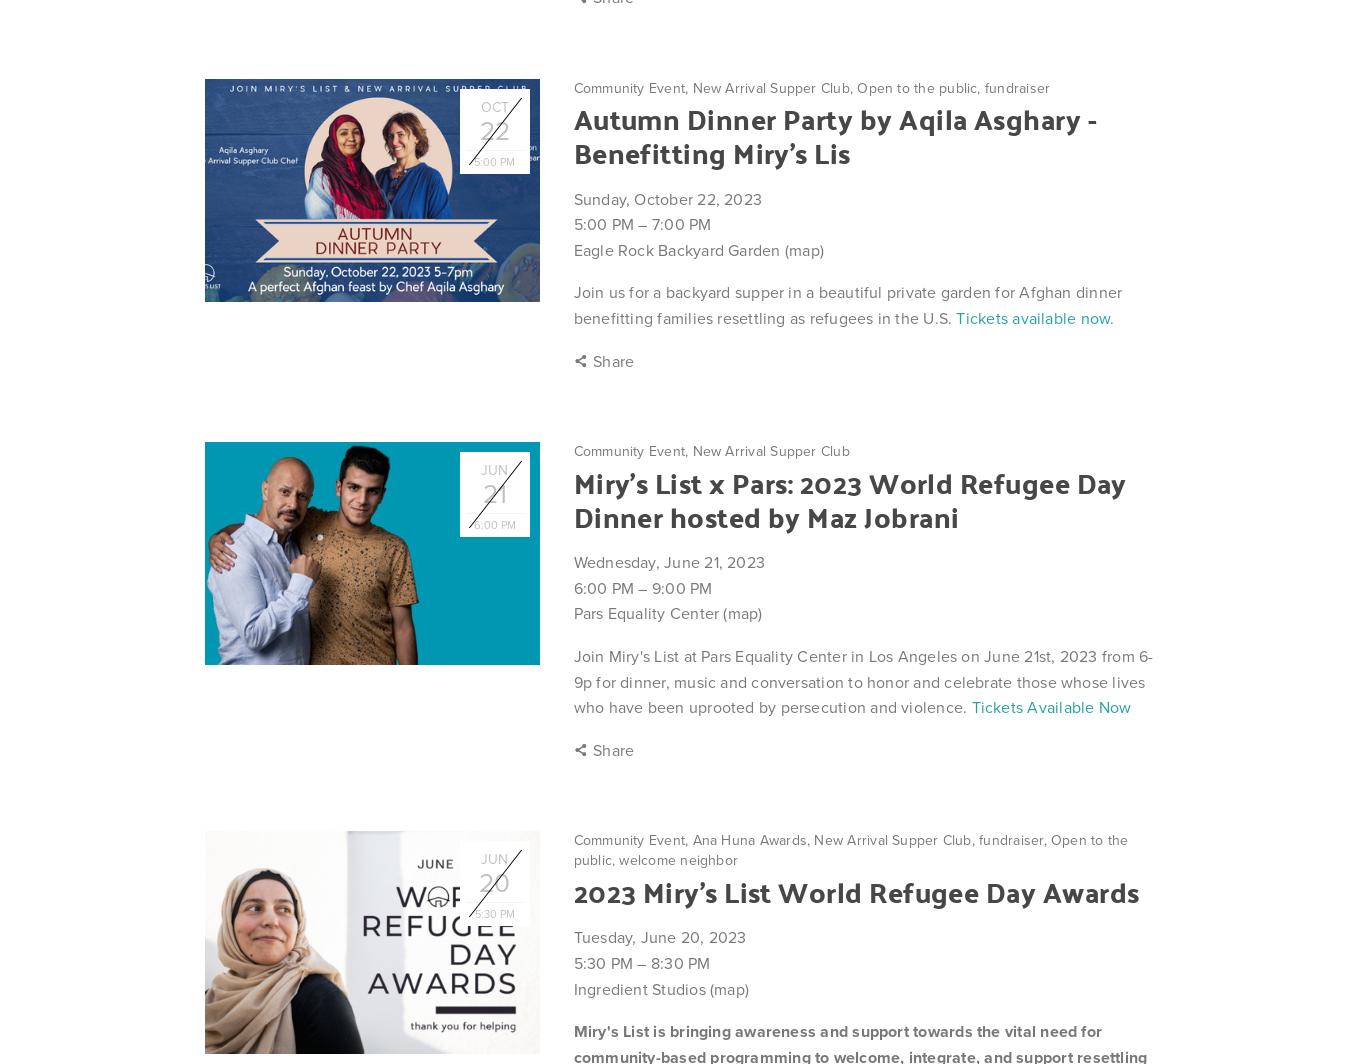  What do you see at coordinates (846, 305) in the screenshot?
I see `'Join us for a backyard supper in a beautiful private garden for Afghan dinner benefitting families resettling as refugees in the U.S.'` at bounding box center [846, 305].